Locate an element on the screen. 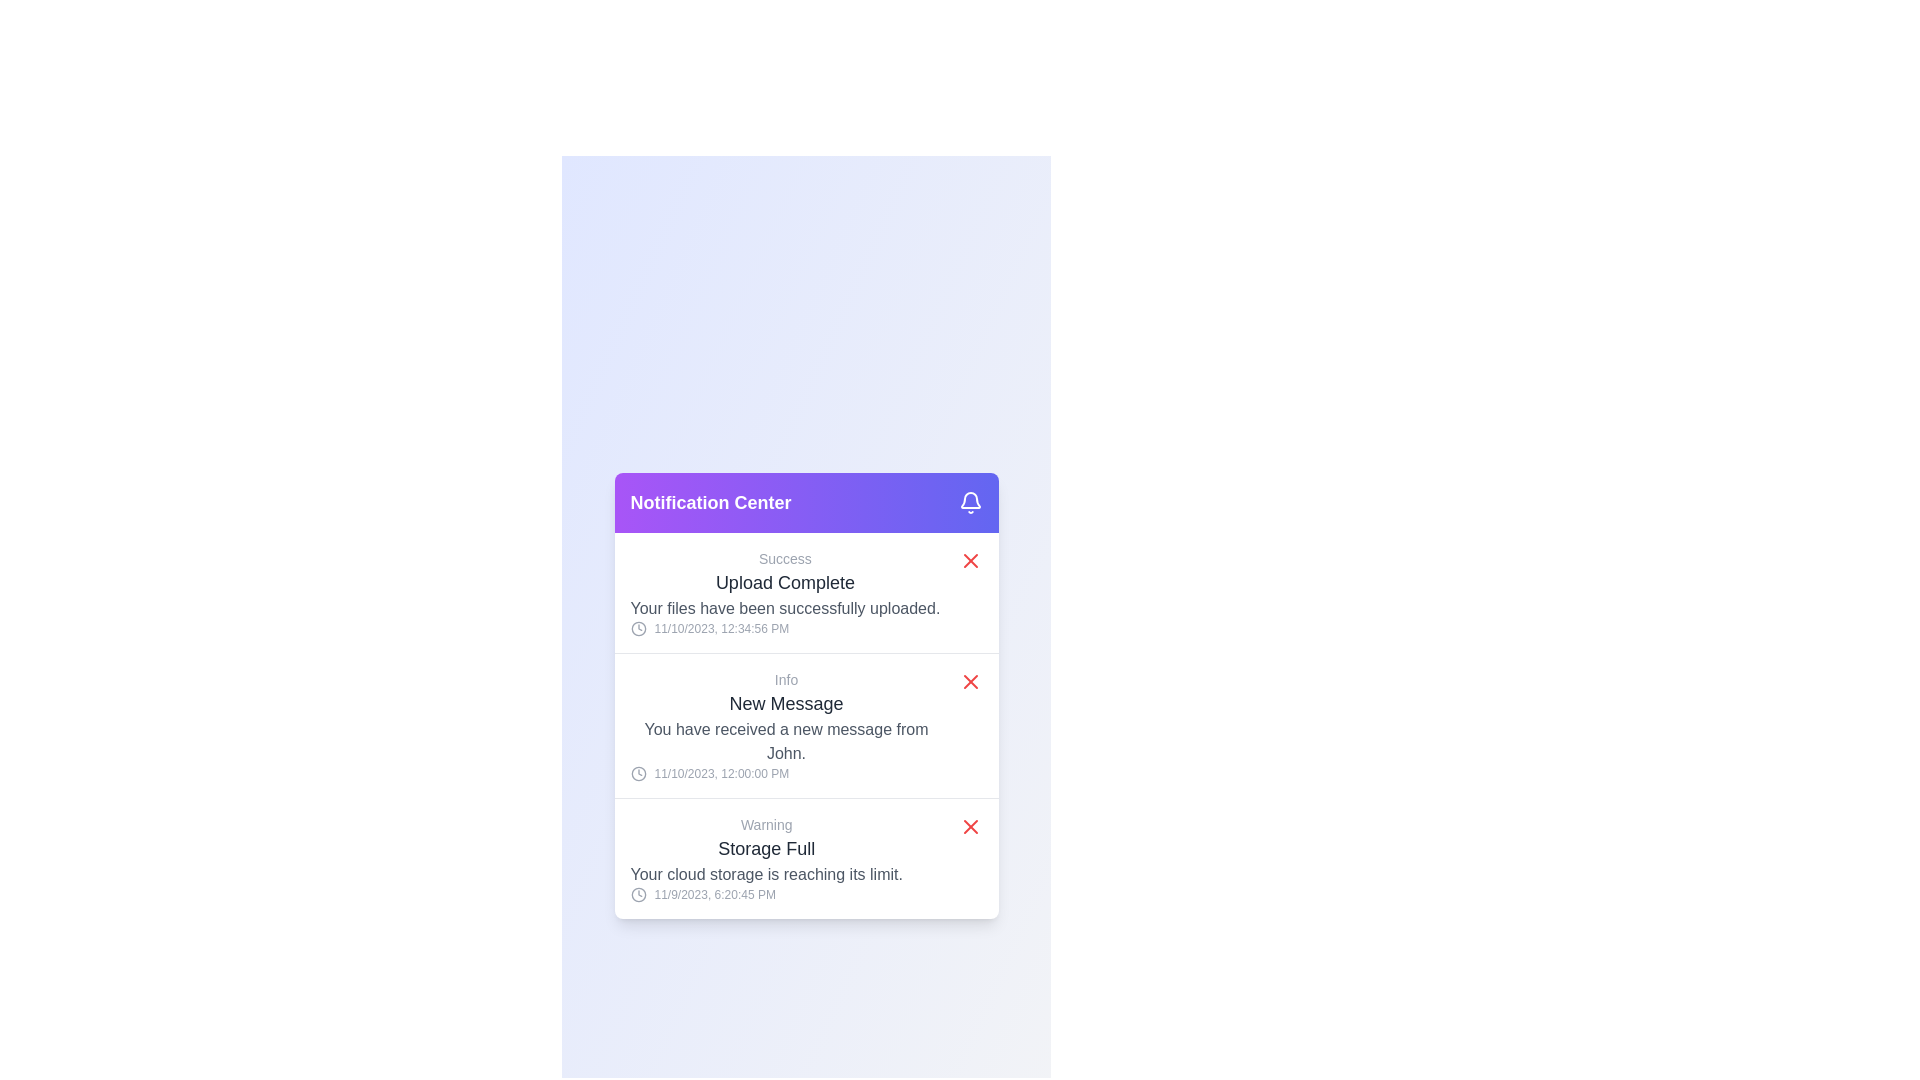  notification text indicating that the user's storage capacity is nearly full, located in the Notification Center, specifically the third line of the 'Storage Full' notification is located at coordinates (765, 874).